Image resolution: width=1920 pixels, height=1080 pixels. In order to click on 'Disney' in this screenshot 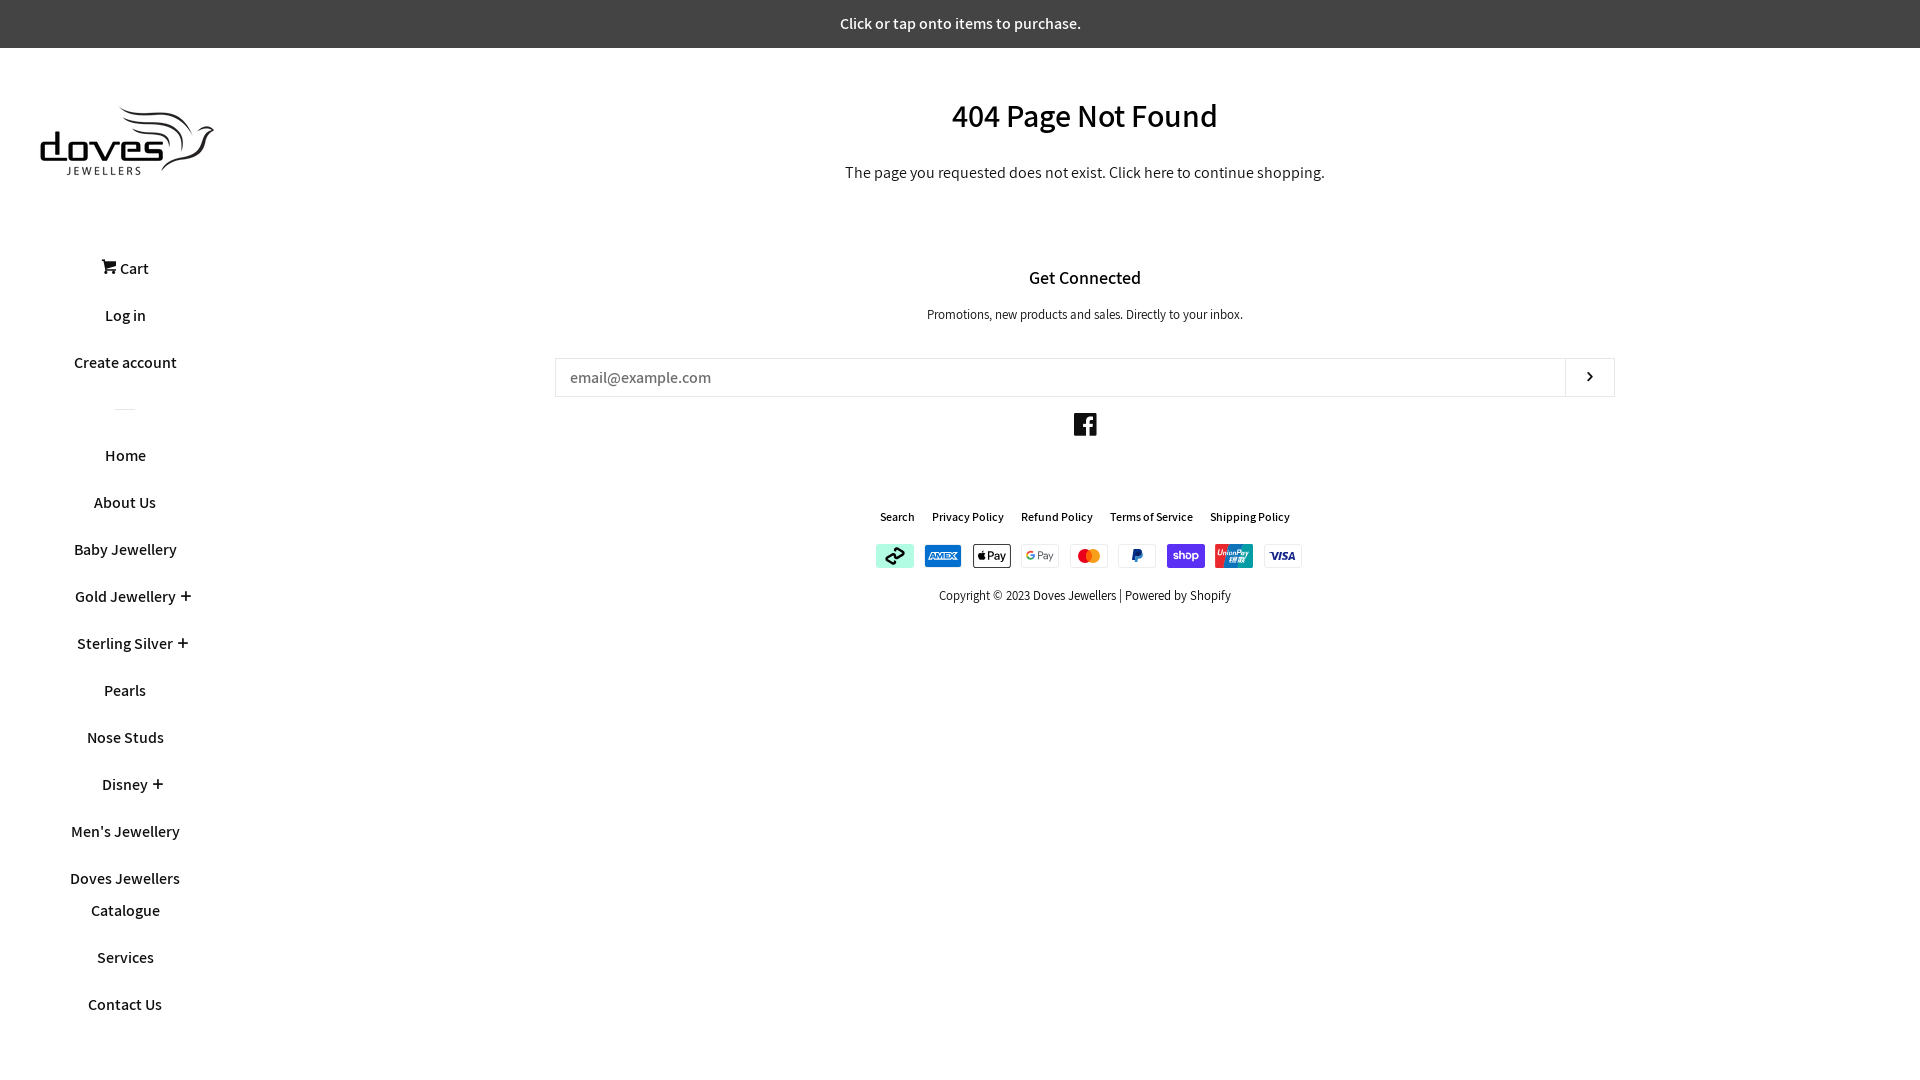, I will do `click(123, 791)`.